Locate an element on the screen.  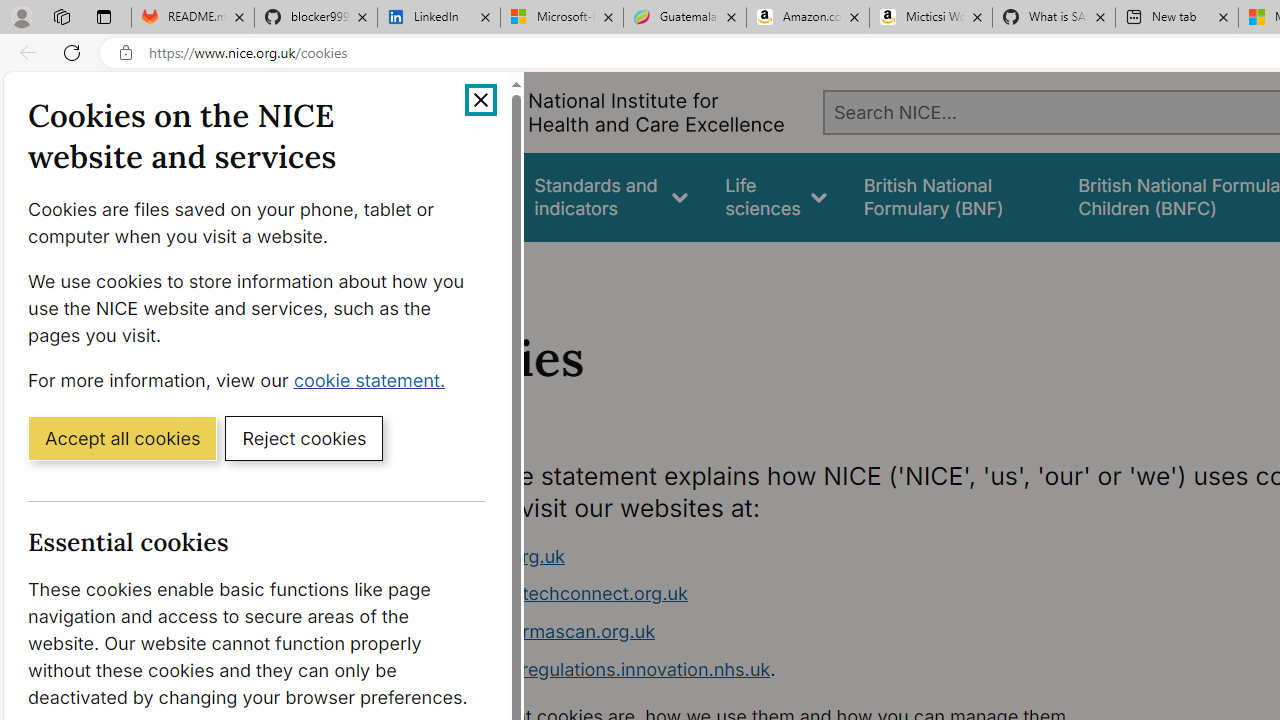
'Life sciences' is located at coordinates (775, 197).